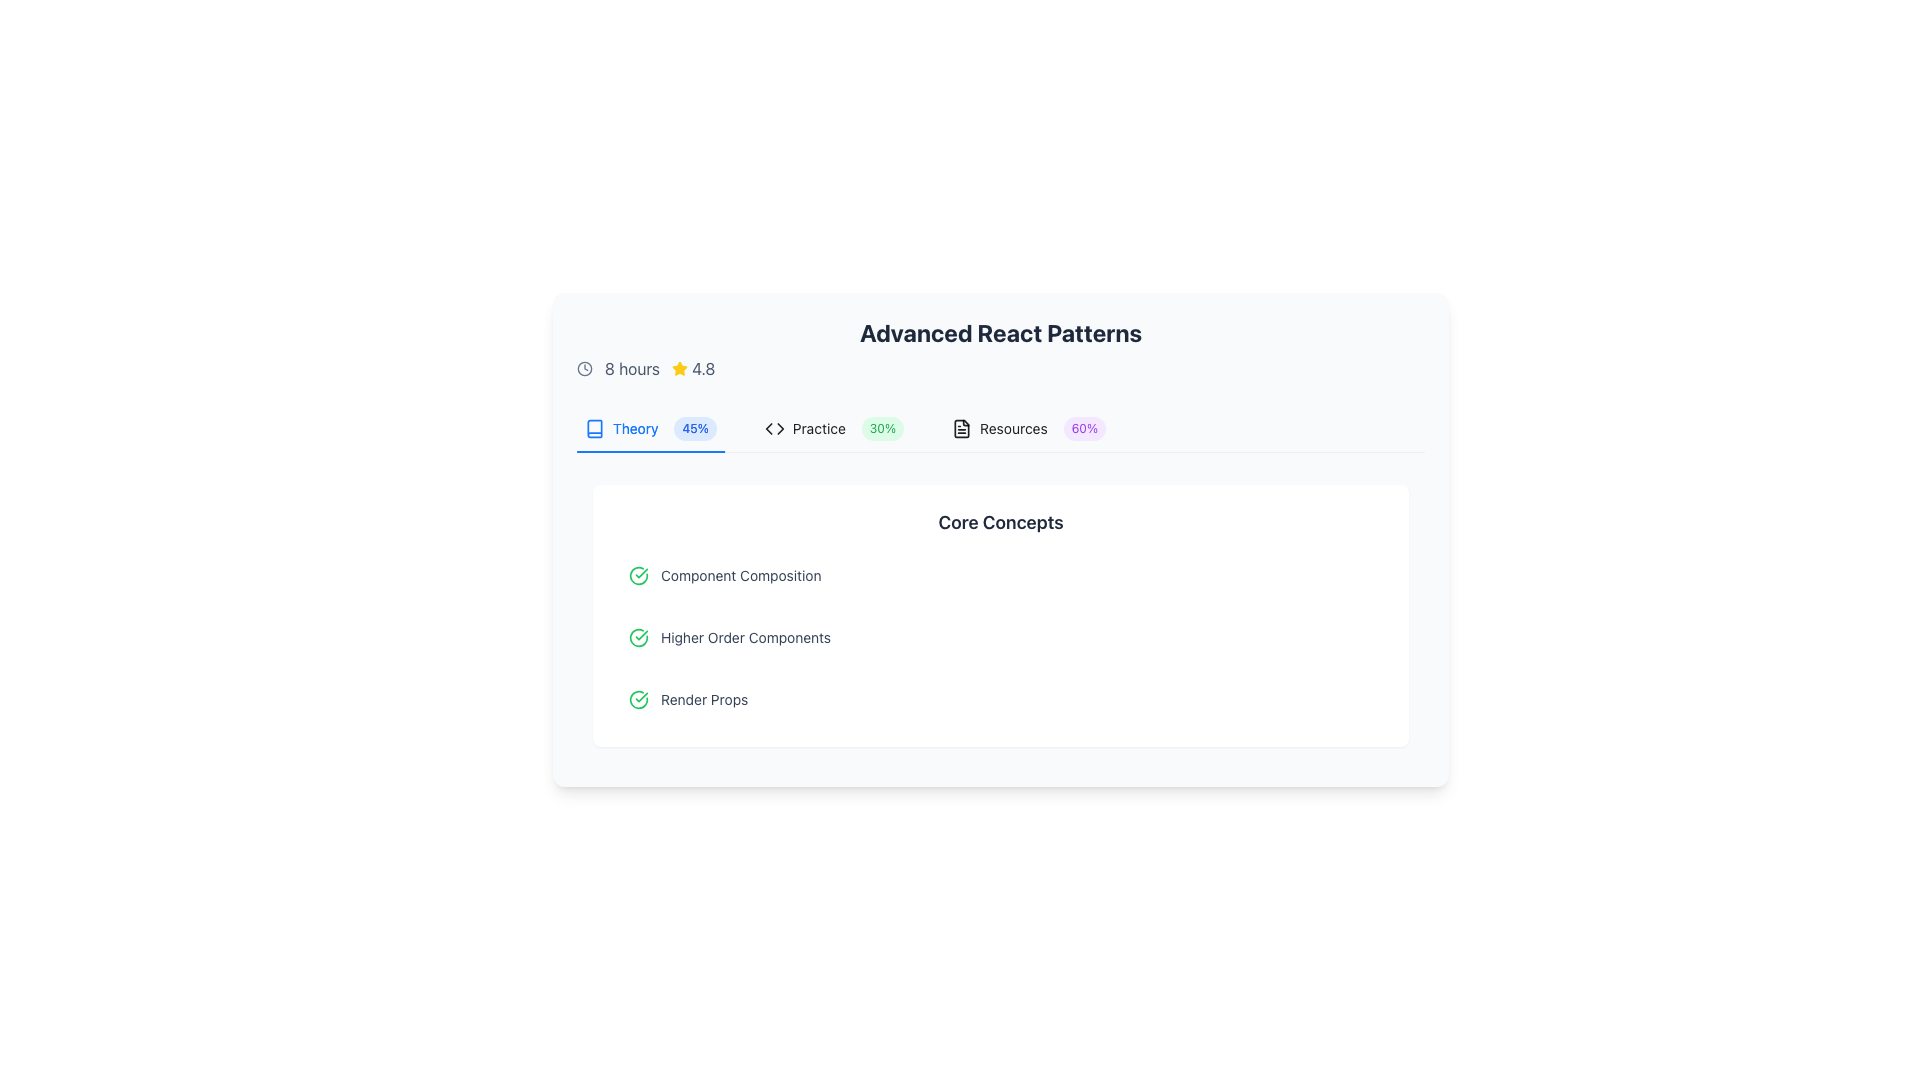 The height and width of the screenshot is (1080, 1920). What do you see at coordinates (650, 427) in the screenshot?
I see `the 'Theory' tab in the horizontal navigation bar` at bounding box center [650, 427].